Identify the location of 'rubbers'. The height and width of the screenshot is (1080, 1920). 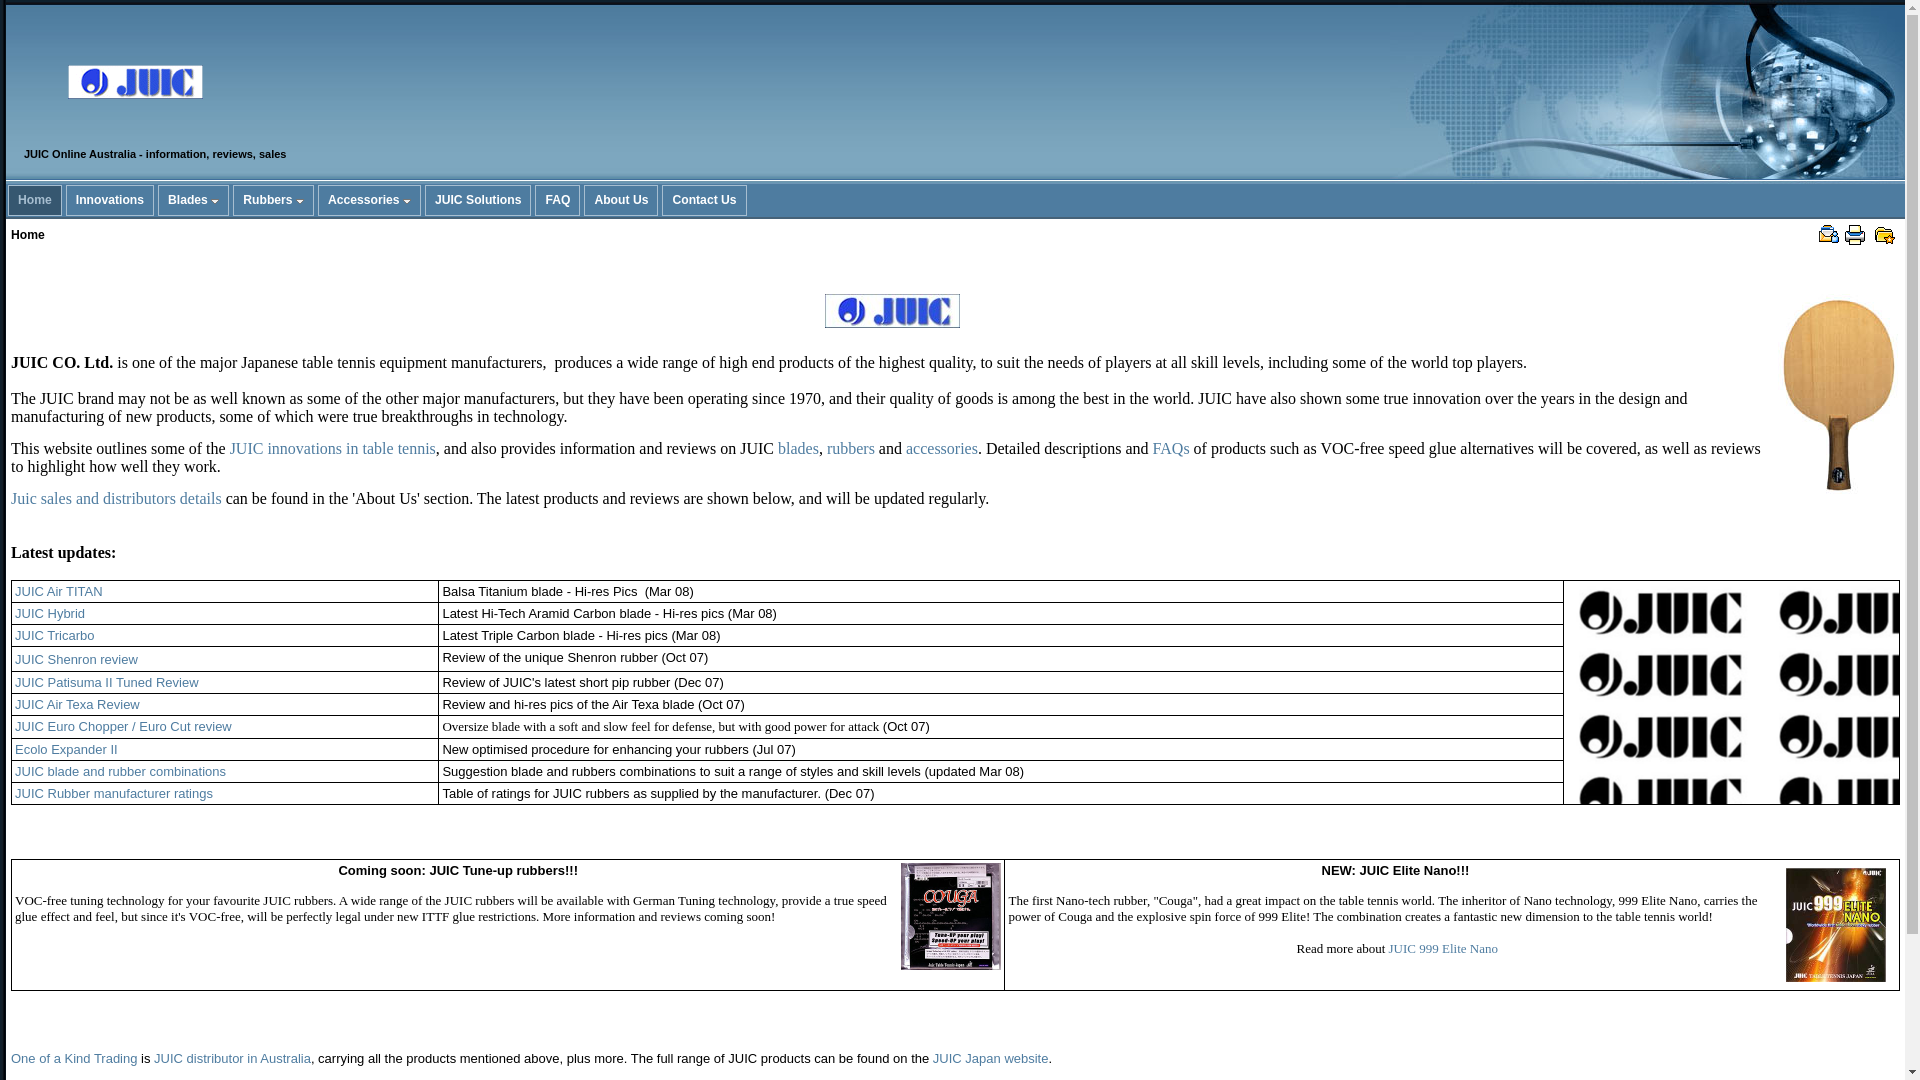
(850, 447).